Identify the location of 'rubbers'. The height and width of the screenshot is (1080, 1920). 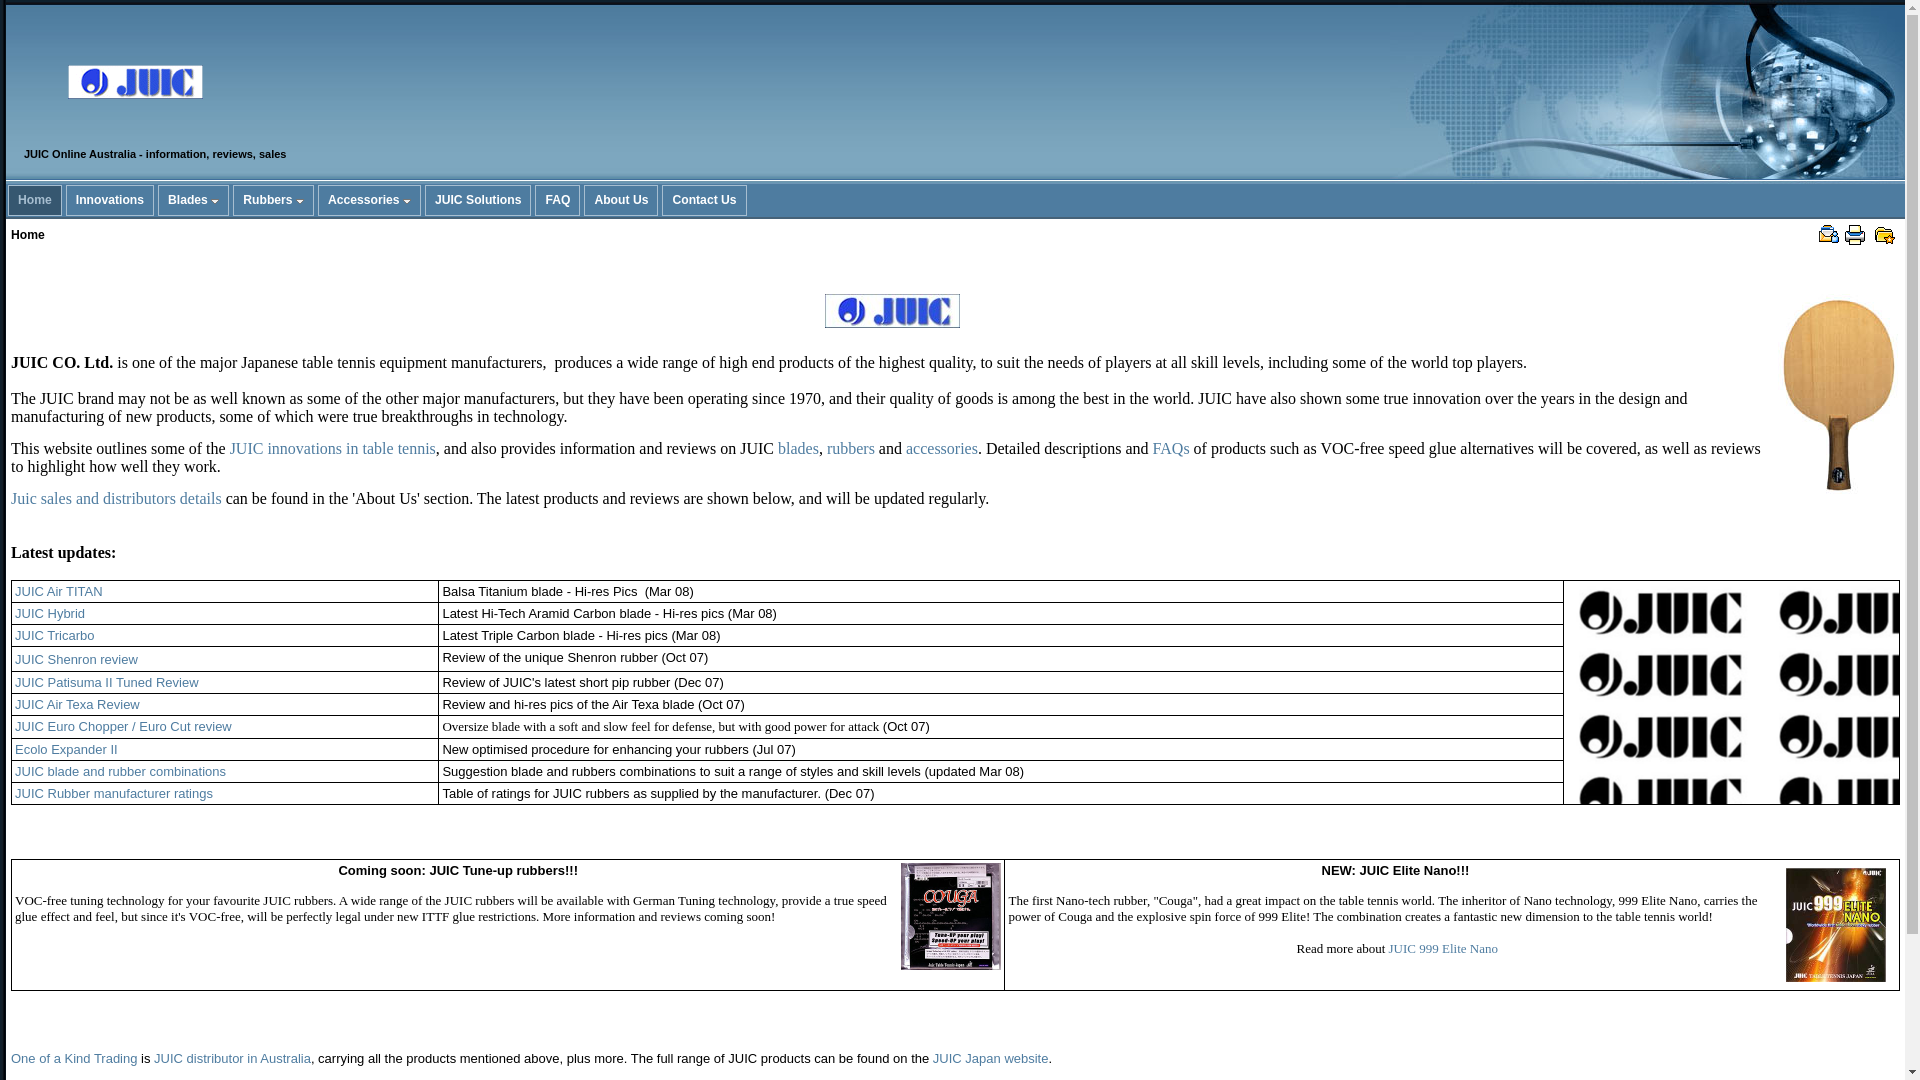
(850, 447).